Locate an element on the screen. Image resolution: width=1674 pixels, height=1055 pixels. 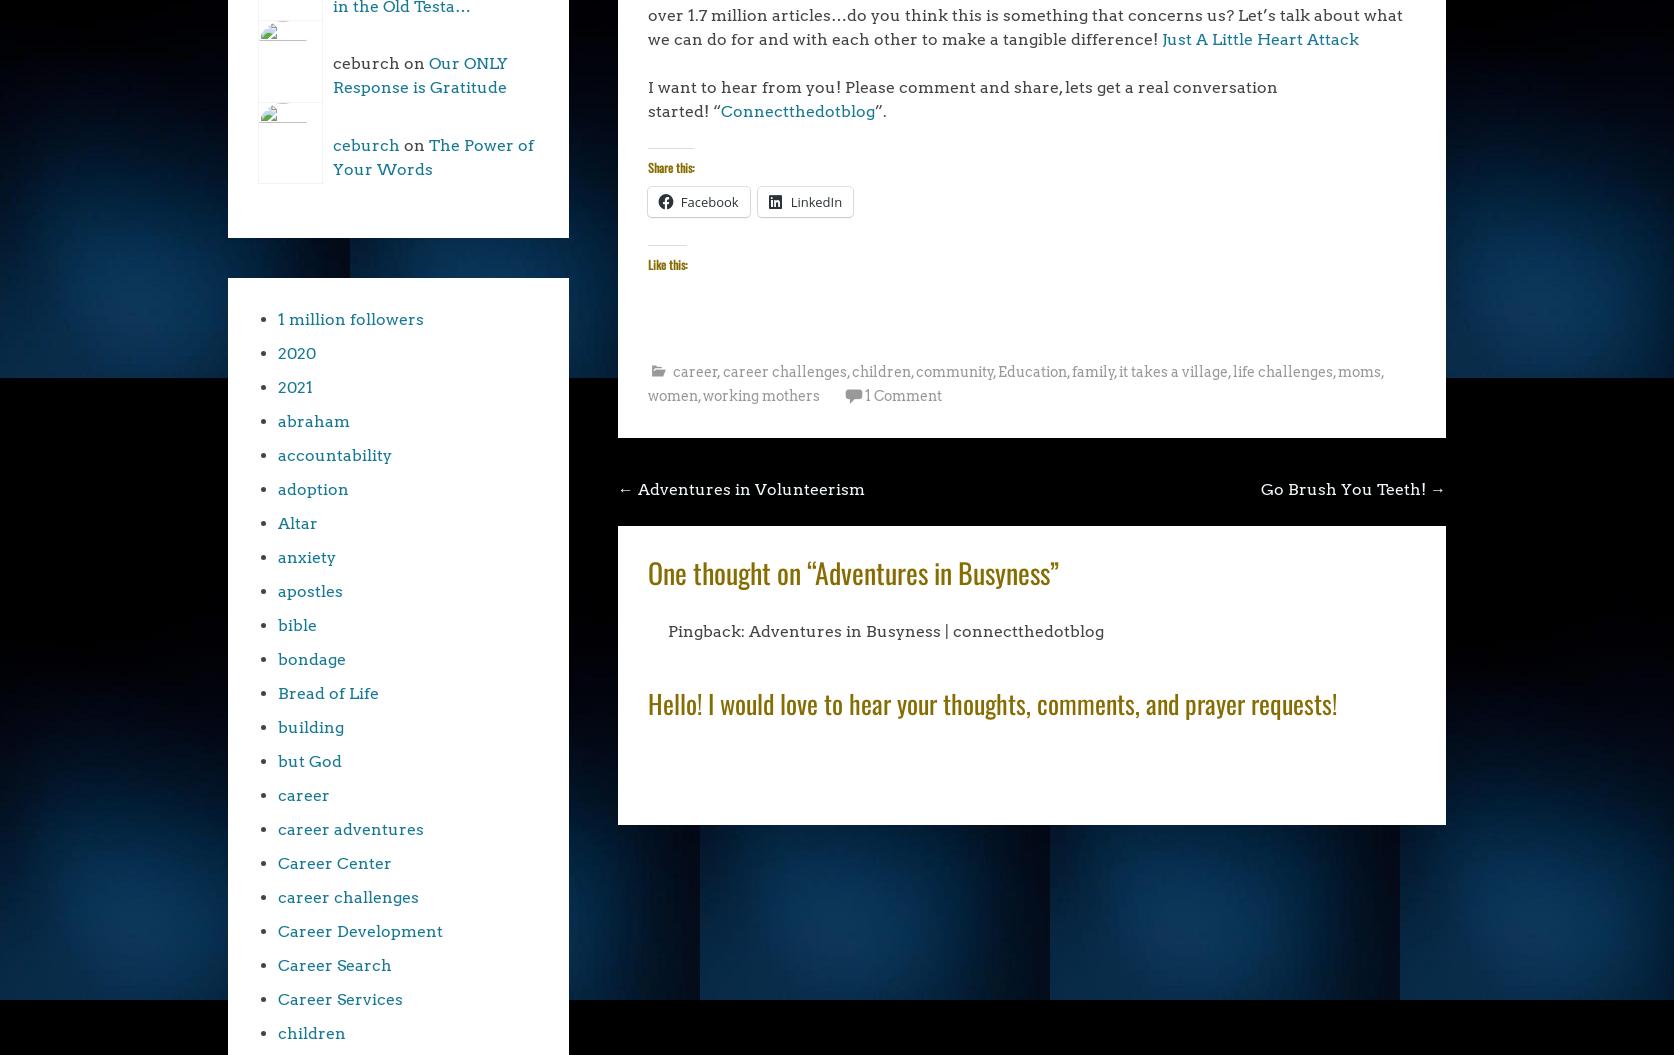
'but God' is located at coordinates (310, 761).